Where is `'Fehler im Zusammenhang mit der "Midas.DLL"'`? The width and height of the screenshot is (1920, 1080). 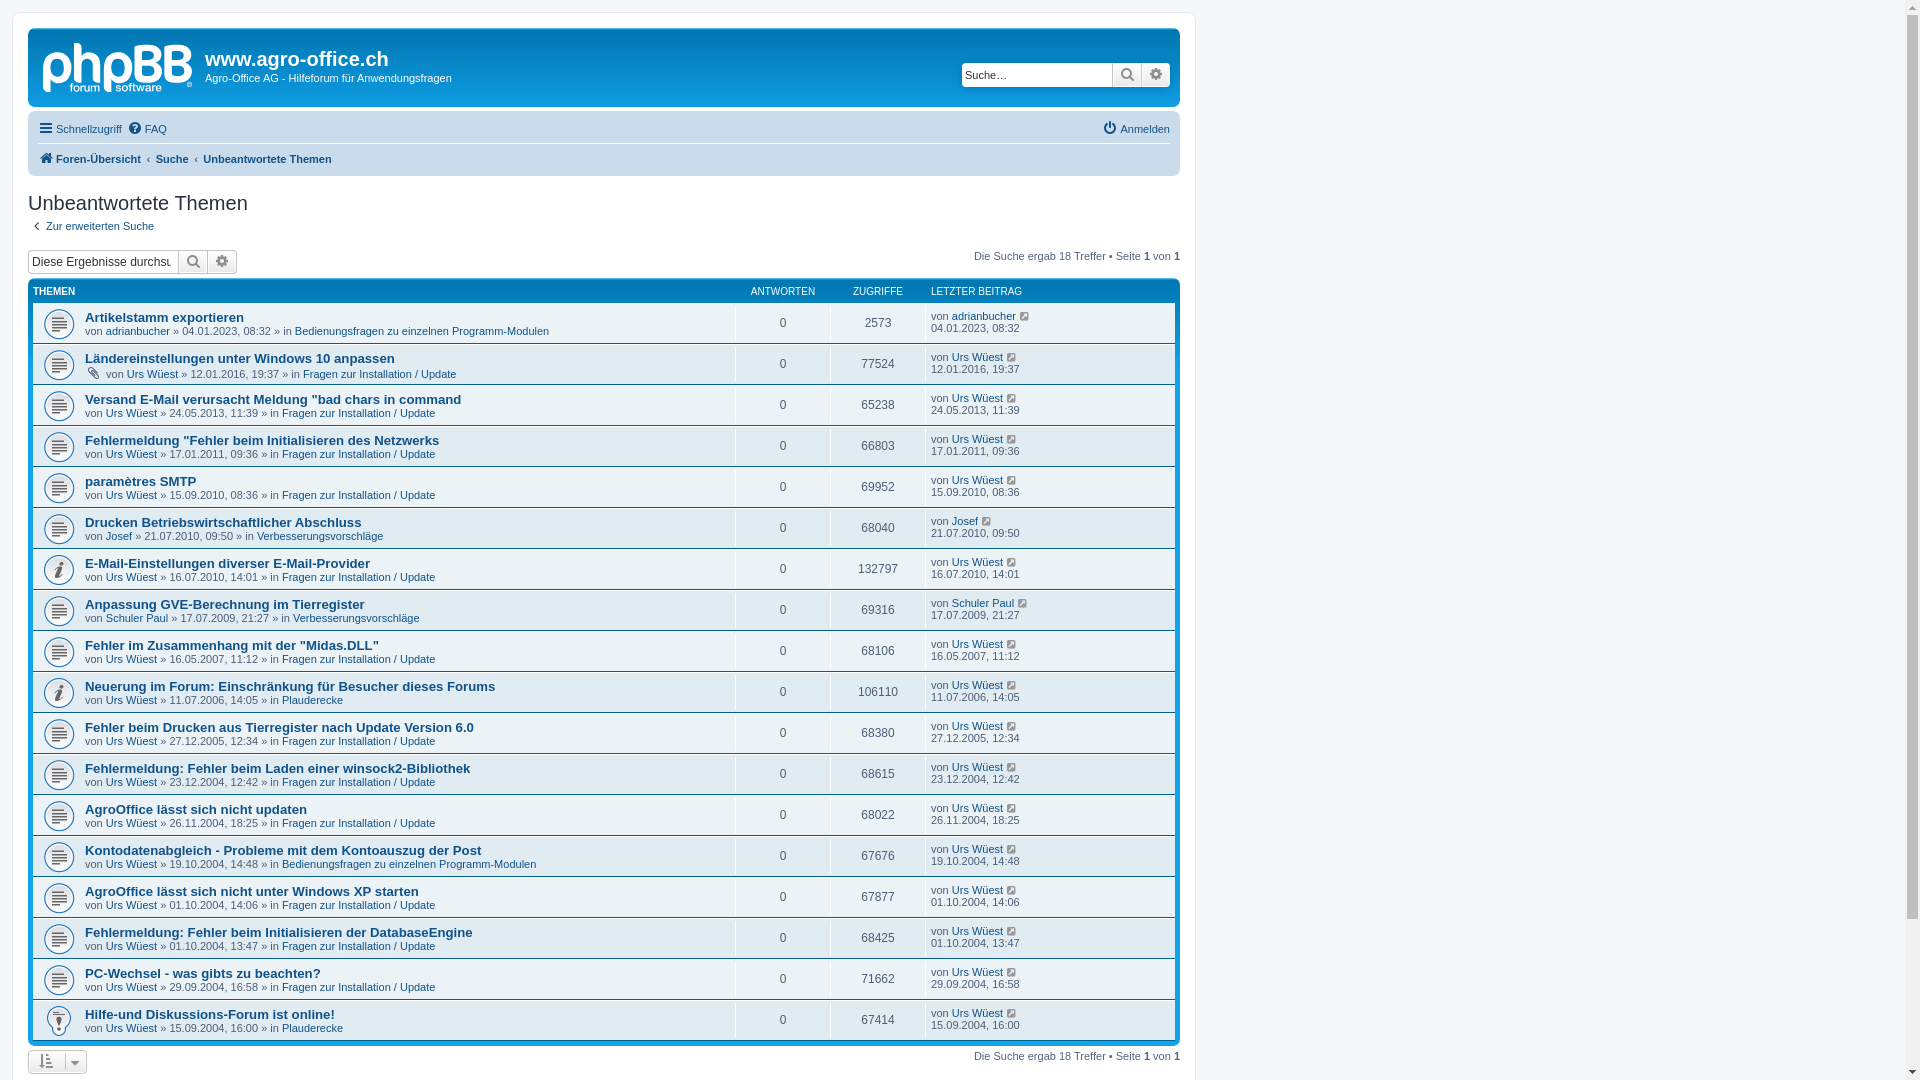
'Fehler im Zusammenhang mit der "Midas.DLL"' is located at coordinates (231, 645).